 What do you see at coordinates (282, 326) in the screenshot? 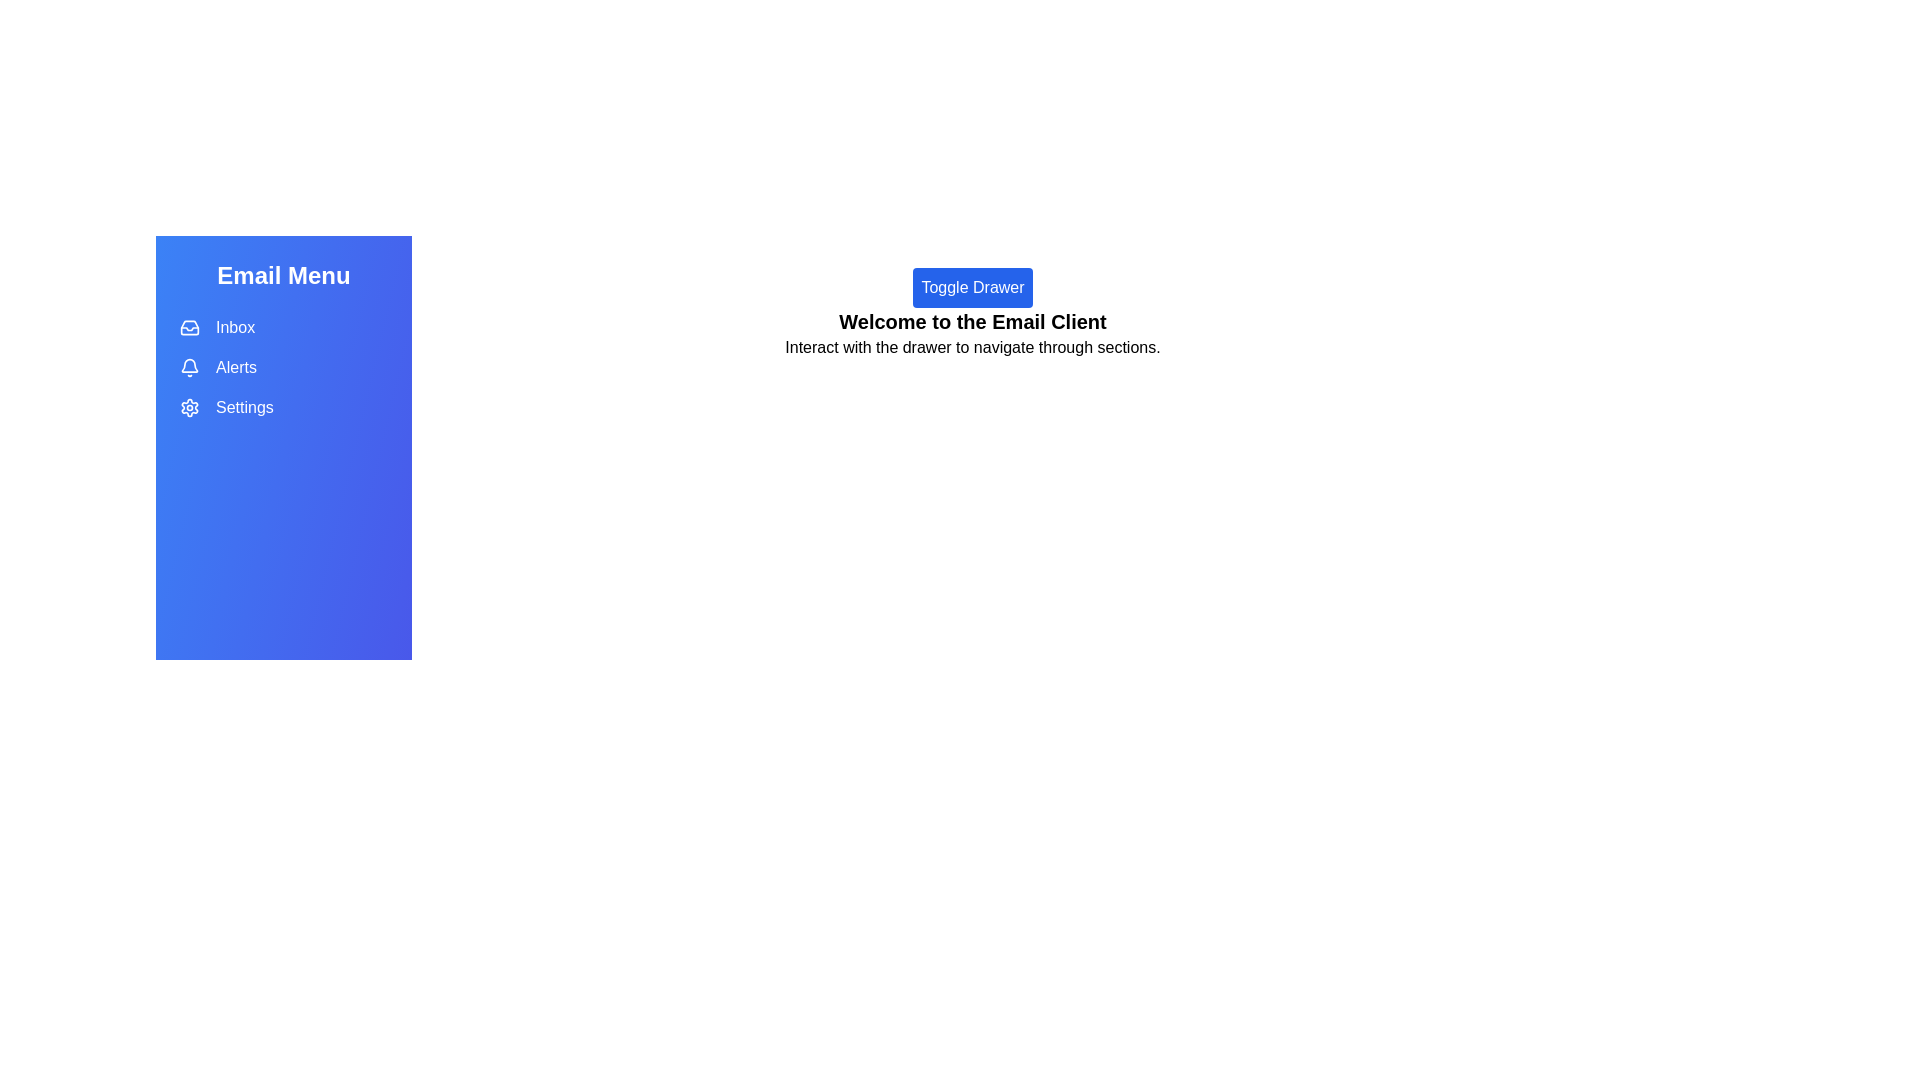
I see `the menu item Inbox to navigate to the corresponding section` at bounding box center [282, 326].